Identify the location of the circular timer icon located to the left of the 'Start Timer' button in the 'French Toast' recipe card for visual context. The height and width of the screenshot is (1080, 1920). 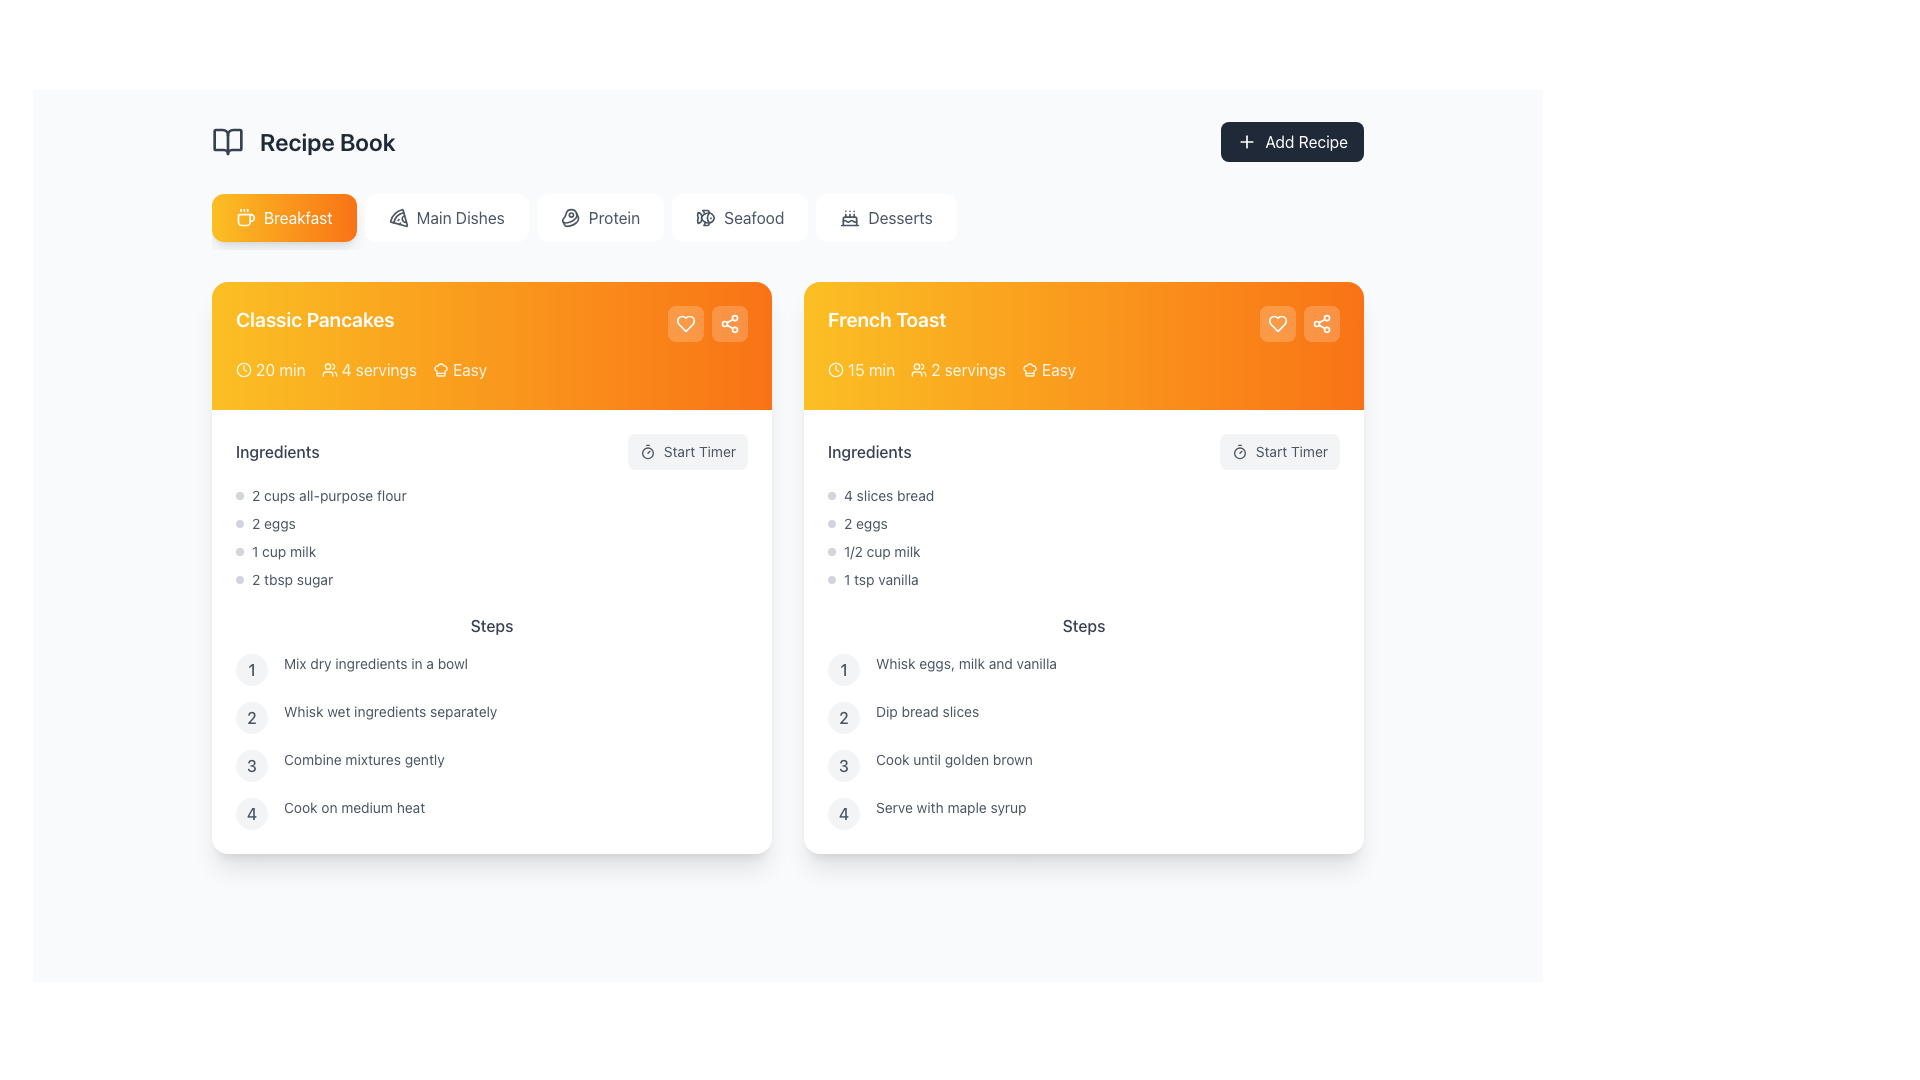
(1238, 451).